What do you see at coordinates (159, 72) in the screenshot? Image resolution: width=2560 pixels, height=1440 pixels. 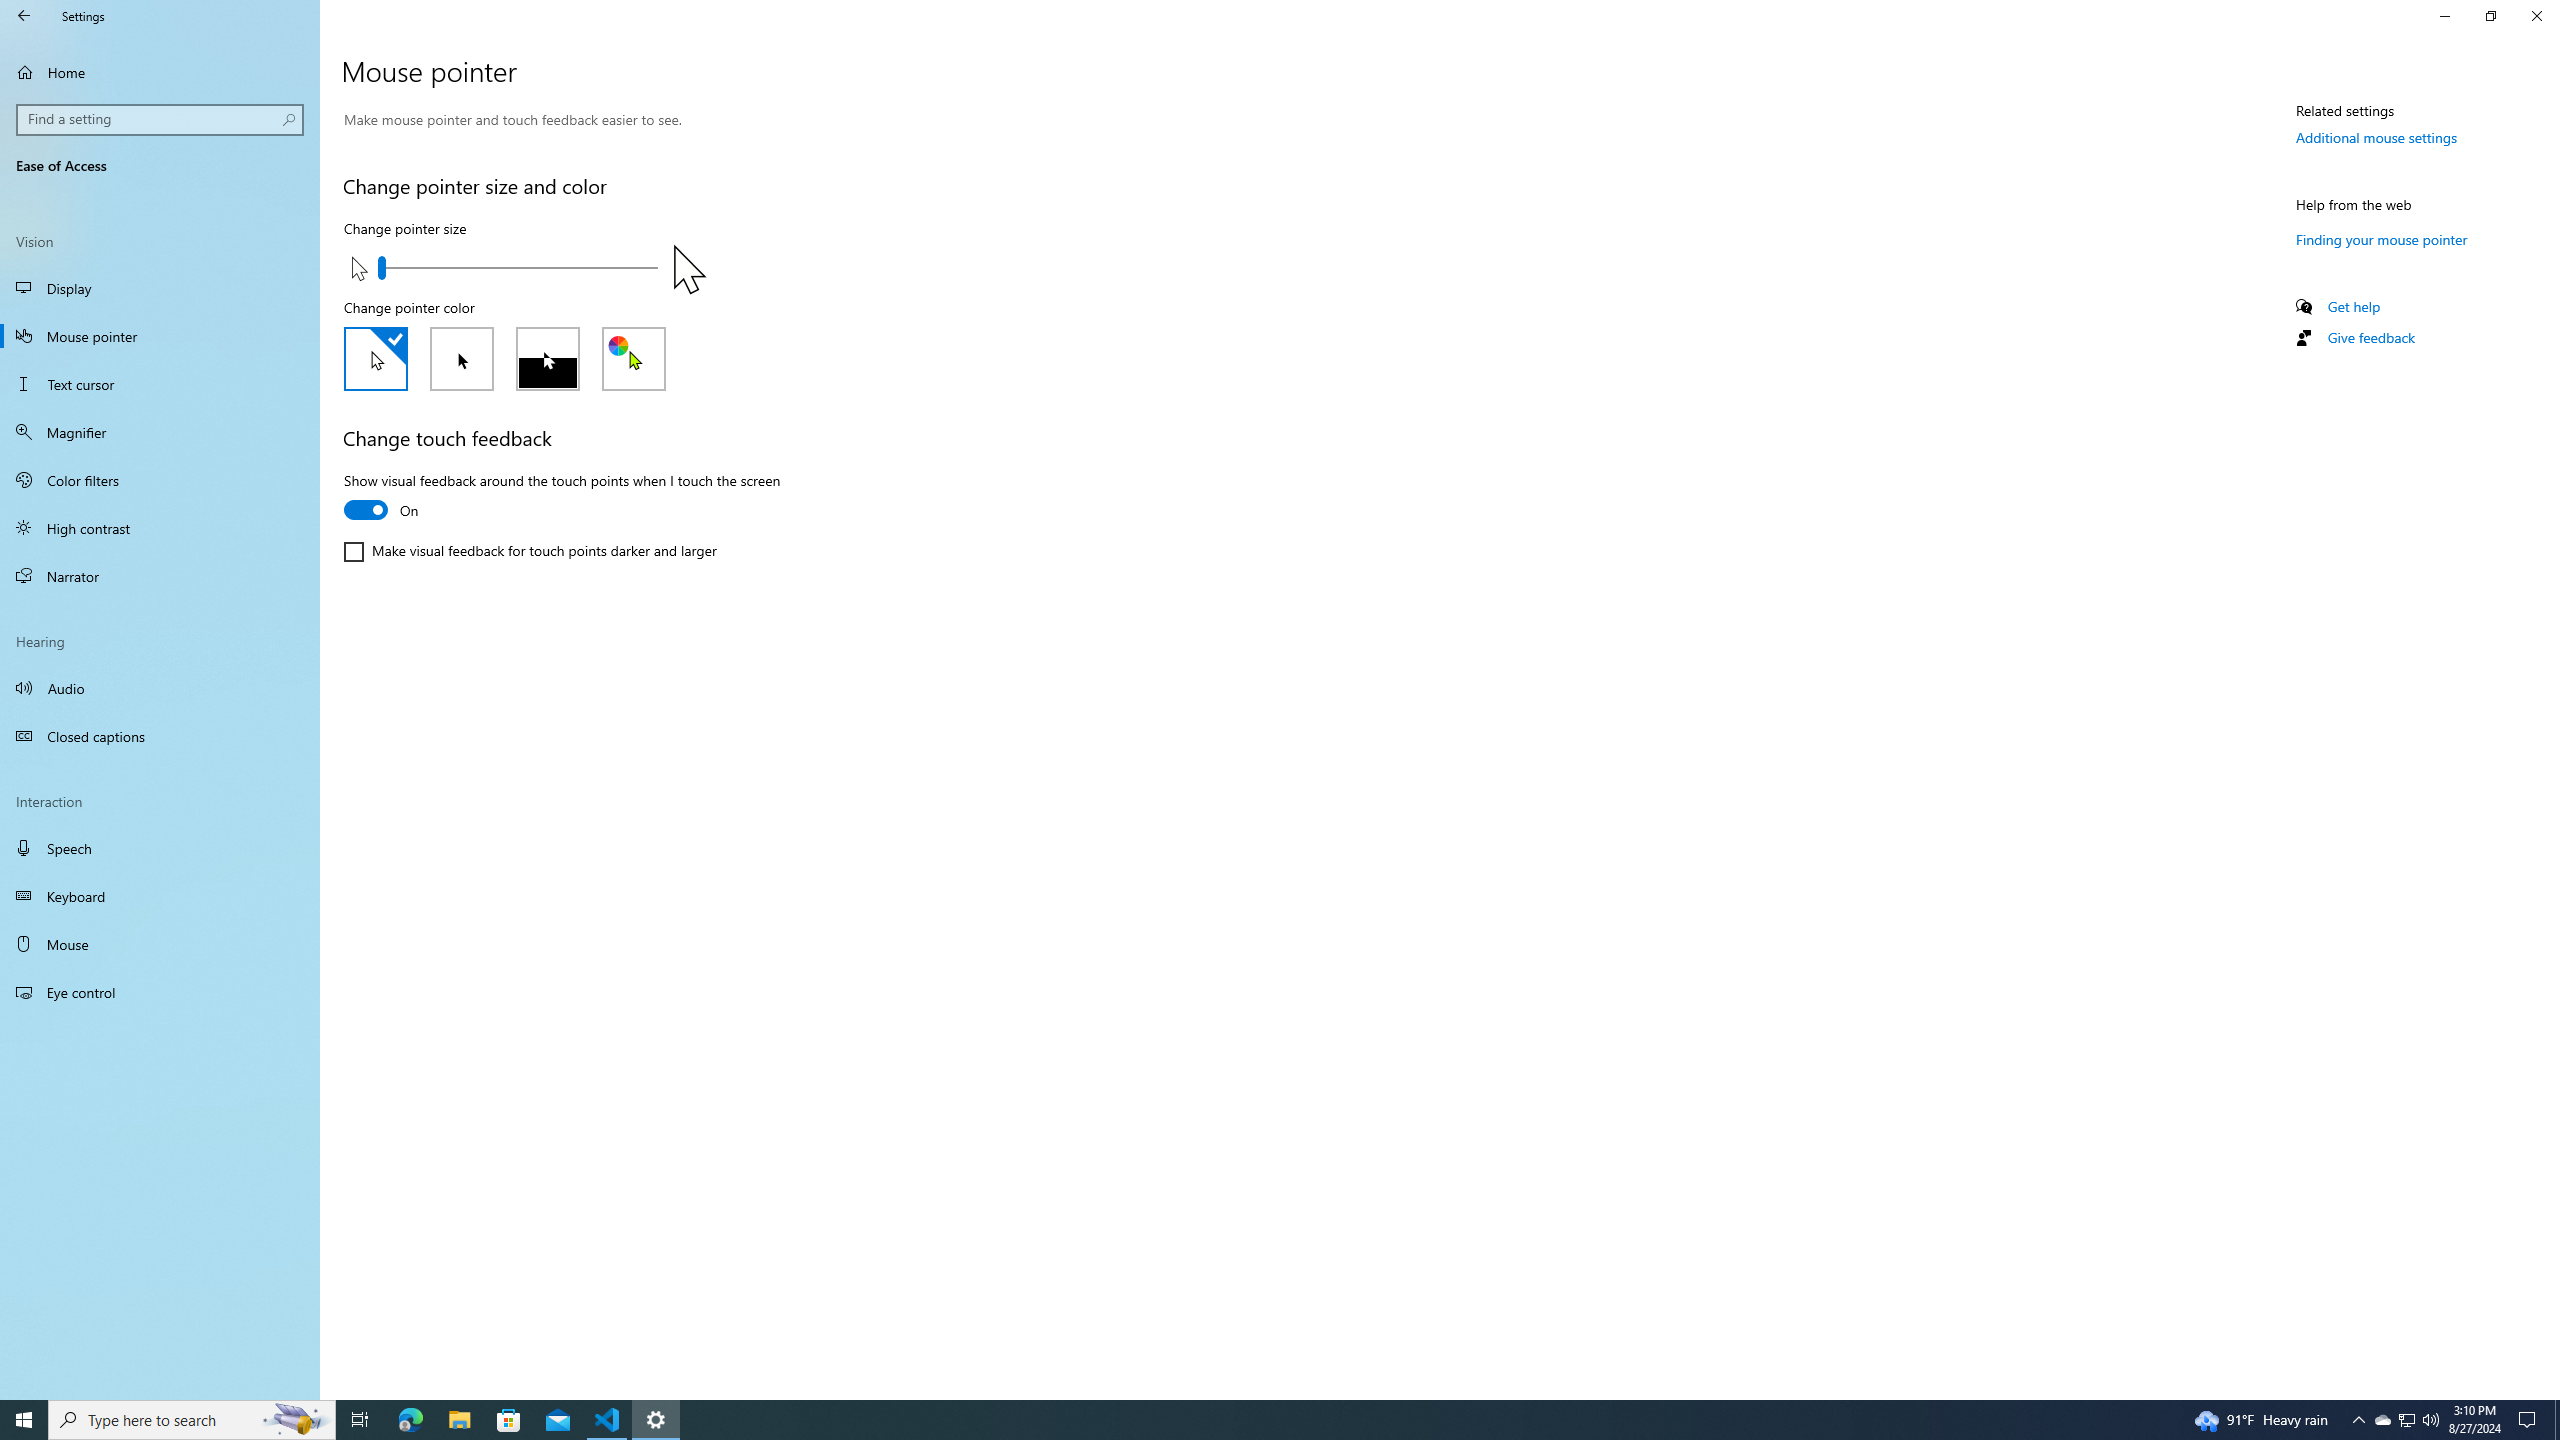 I see `'Home'` at bounding box center [159, 72].